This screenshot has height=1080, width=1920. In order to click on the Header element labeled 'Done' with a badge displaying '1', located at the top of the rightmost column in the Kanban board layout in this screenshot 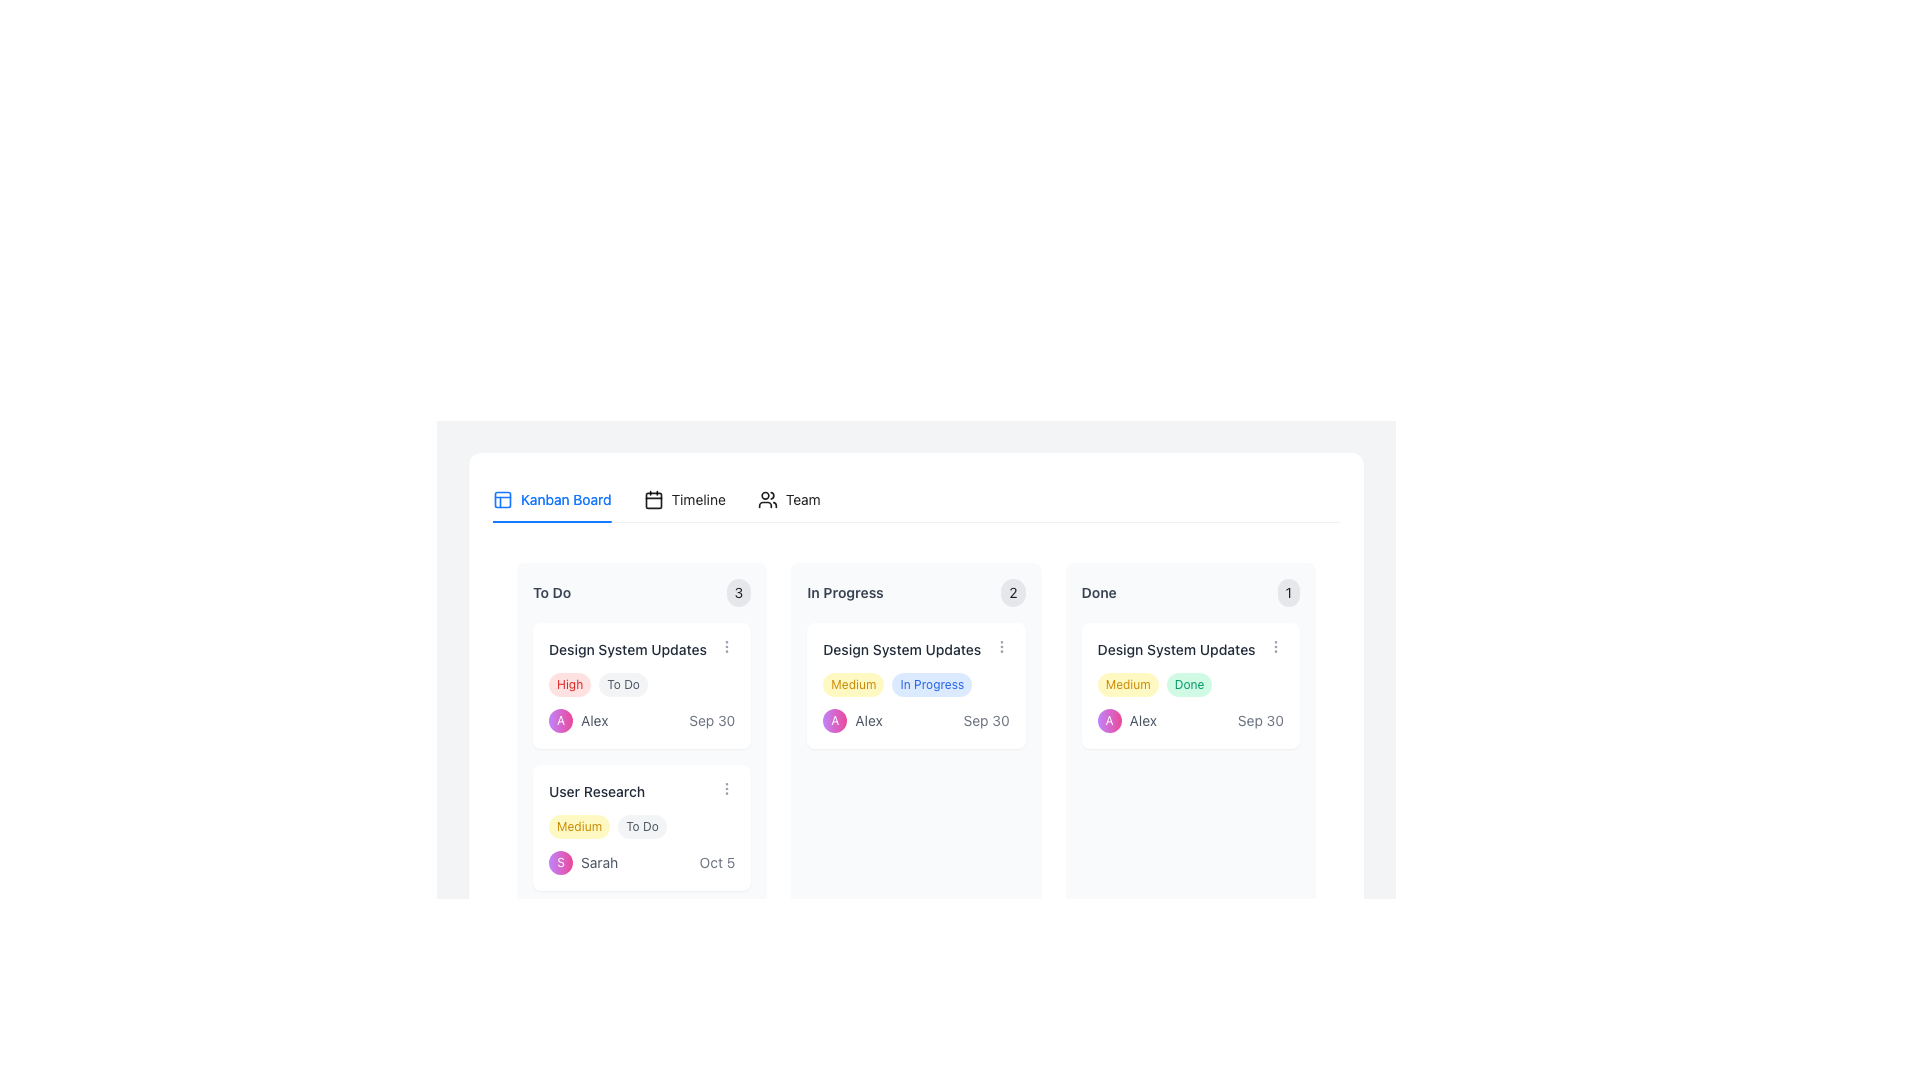, I will do `click(1190, 592)`.